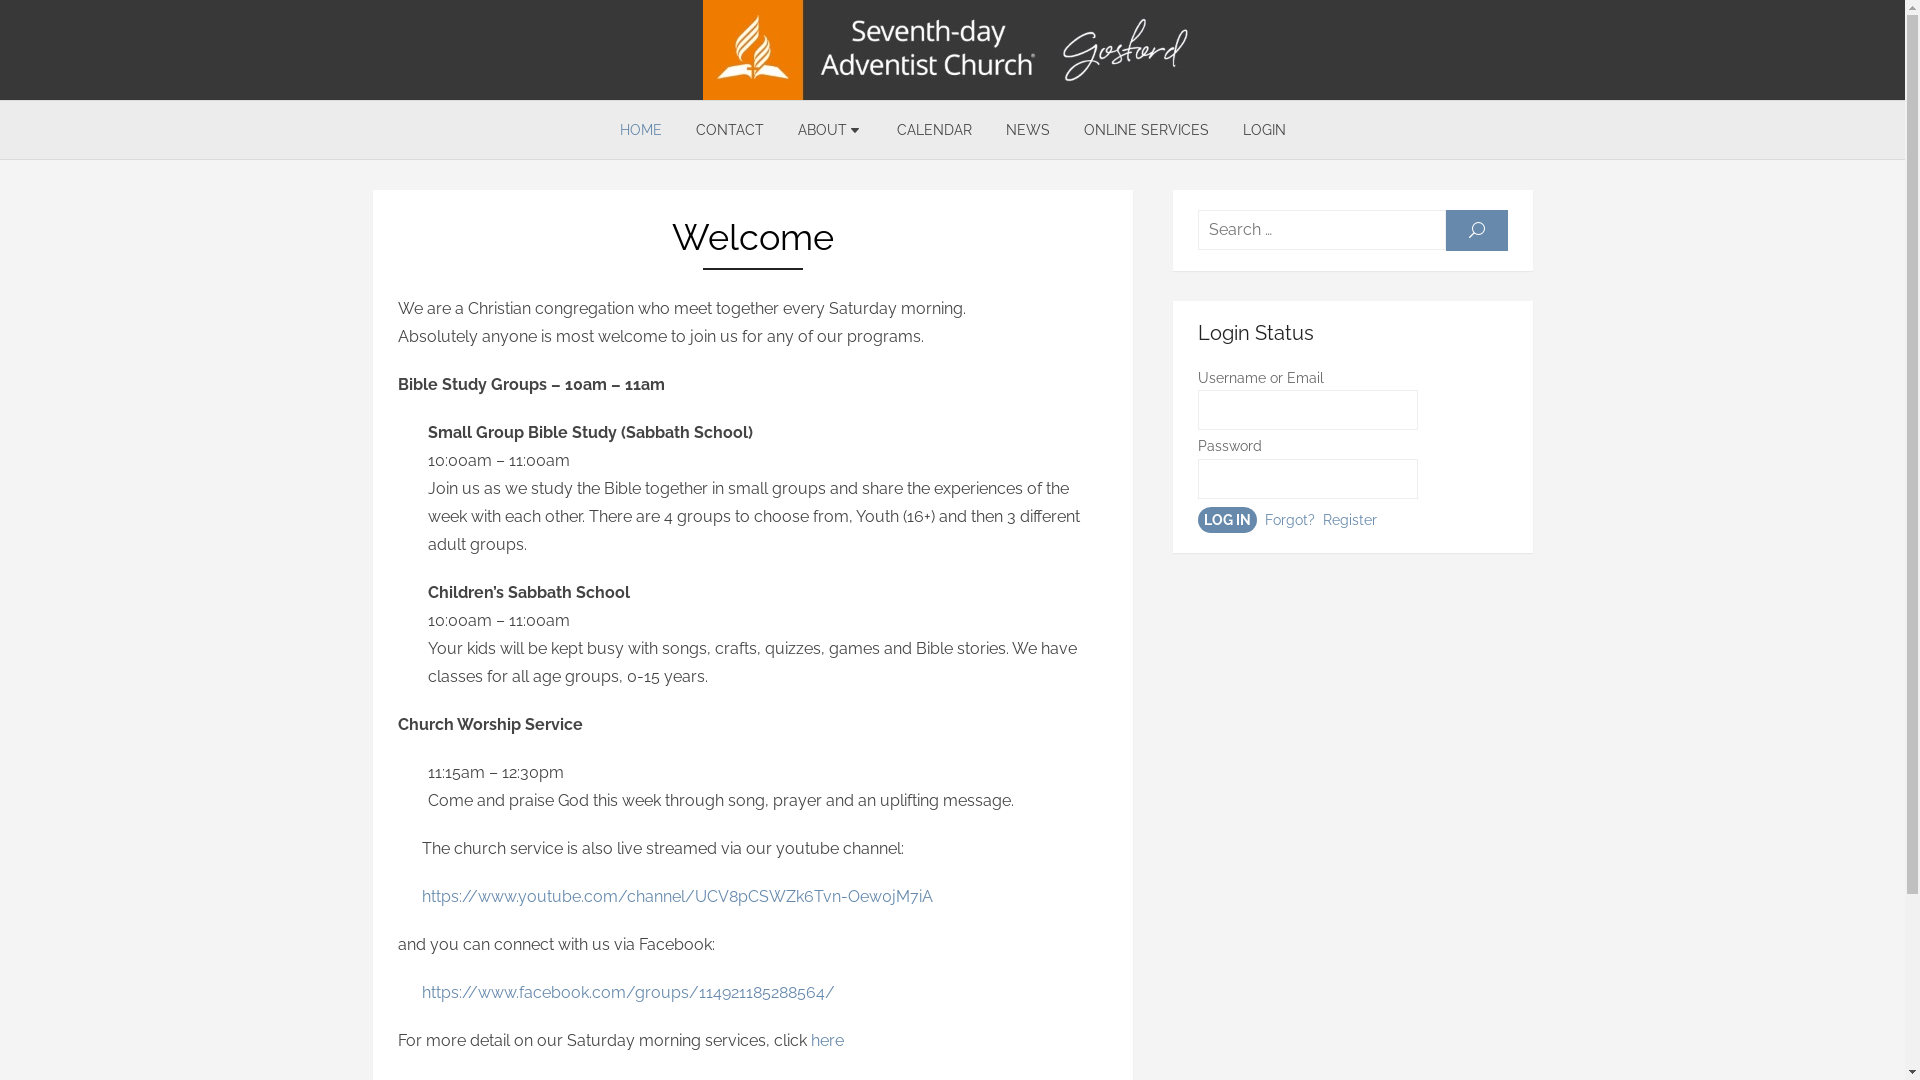 Image resolution: width=1920 pixels, height=1080 pixels. What do you see at coordinates (1445, 229) in the screenshot?
I see `'SEARCH'` at bounding box center [1445, 229].